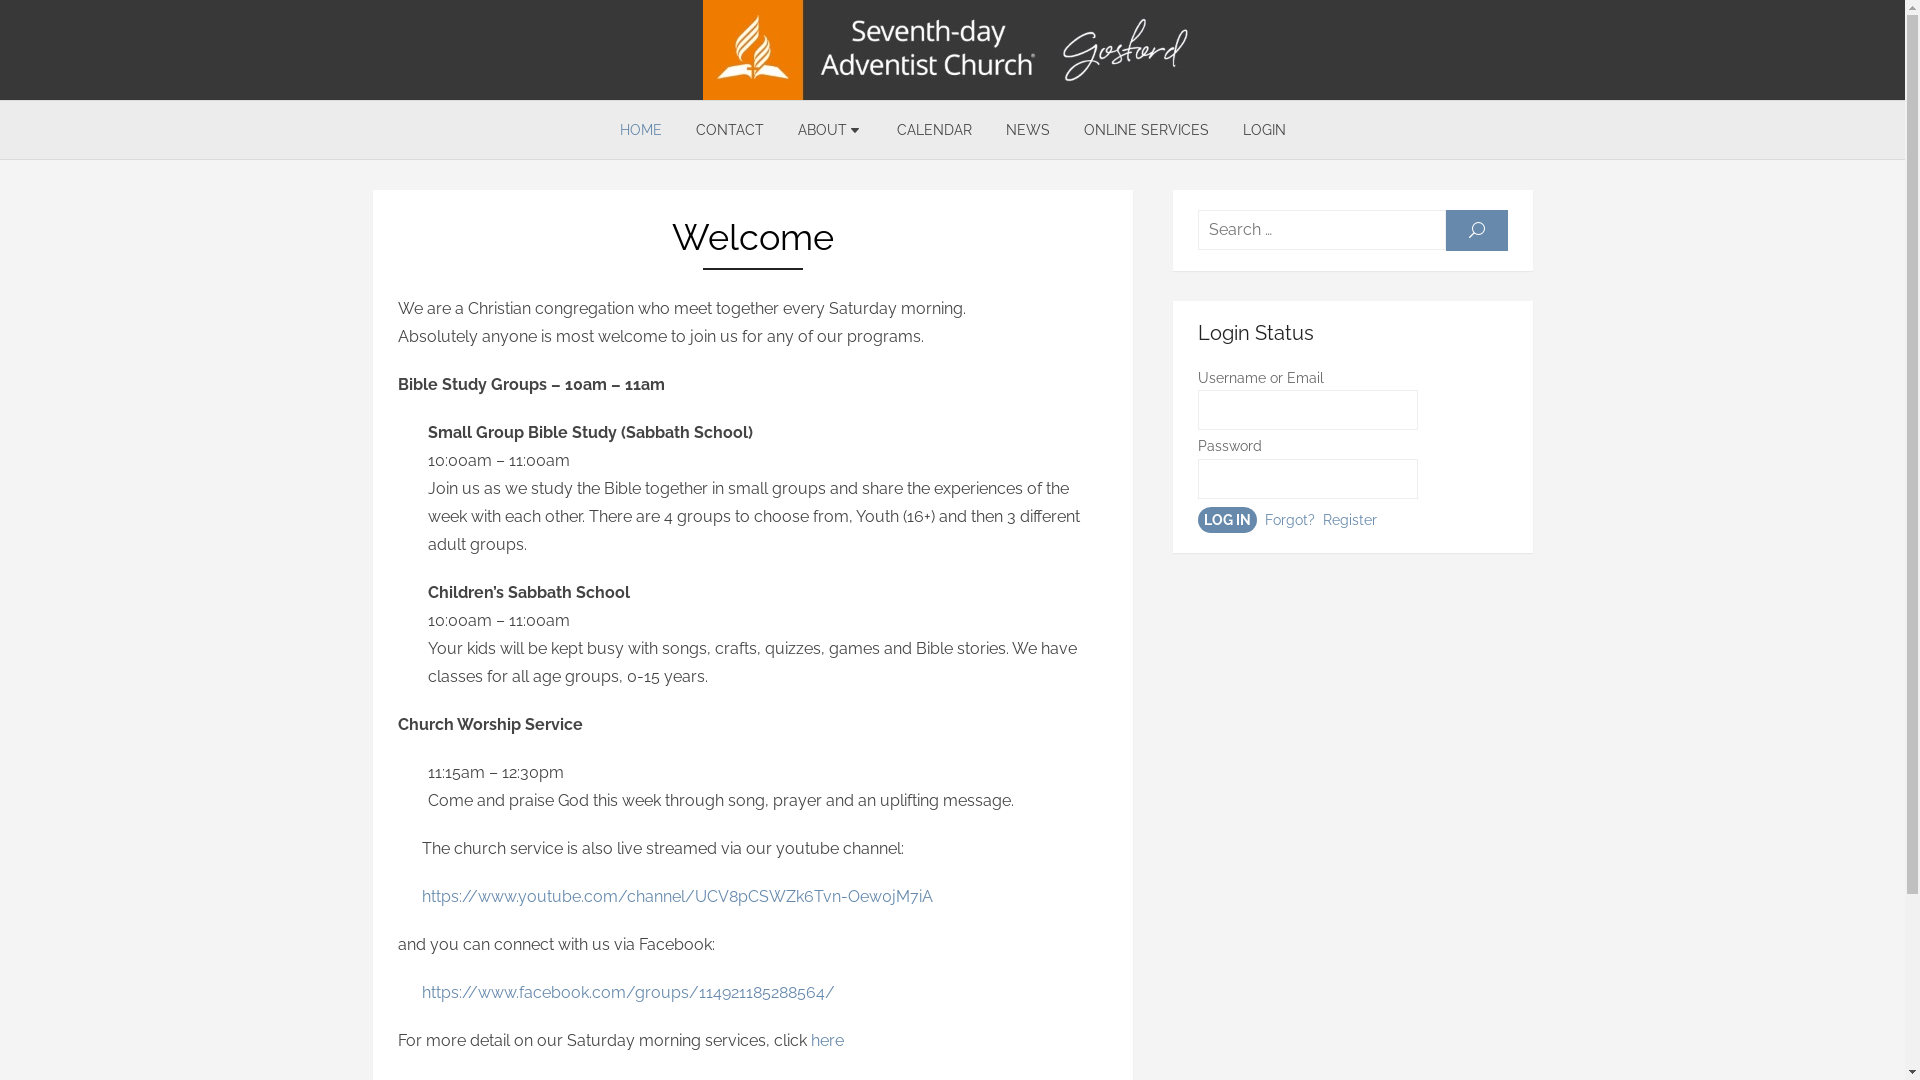 Image resolution: width=1920 pixels, height=1080 pixels. What do you see at coordinates (1445, 229) in the screenshot?
I see `'SEARCH'` at bounding box center [1445, 229].